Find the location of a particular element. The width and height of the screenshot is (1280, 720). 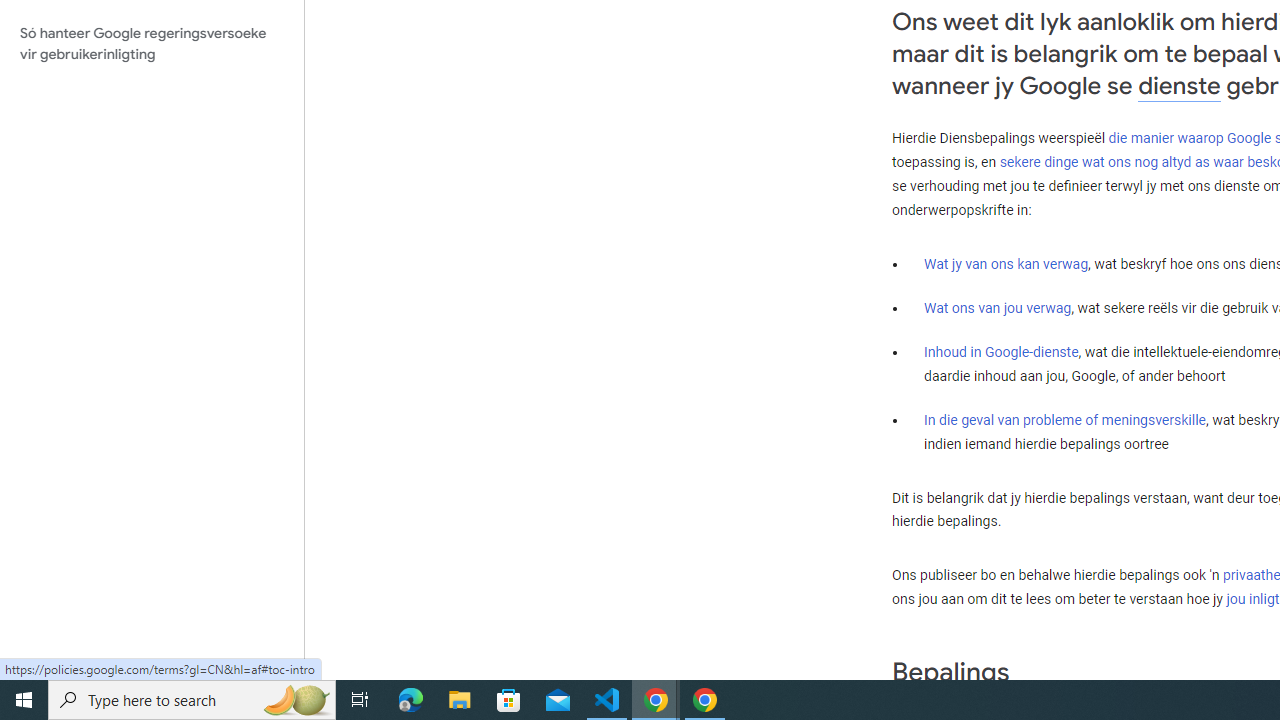

'Inhoud in Google-dienste' is located at coordinates (1001, 350).